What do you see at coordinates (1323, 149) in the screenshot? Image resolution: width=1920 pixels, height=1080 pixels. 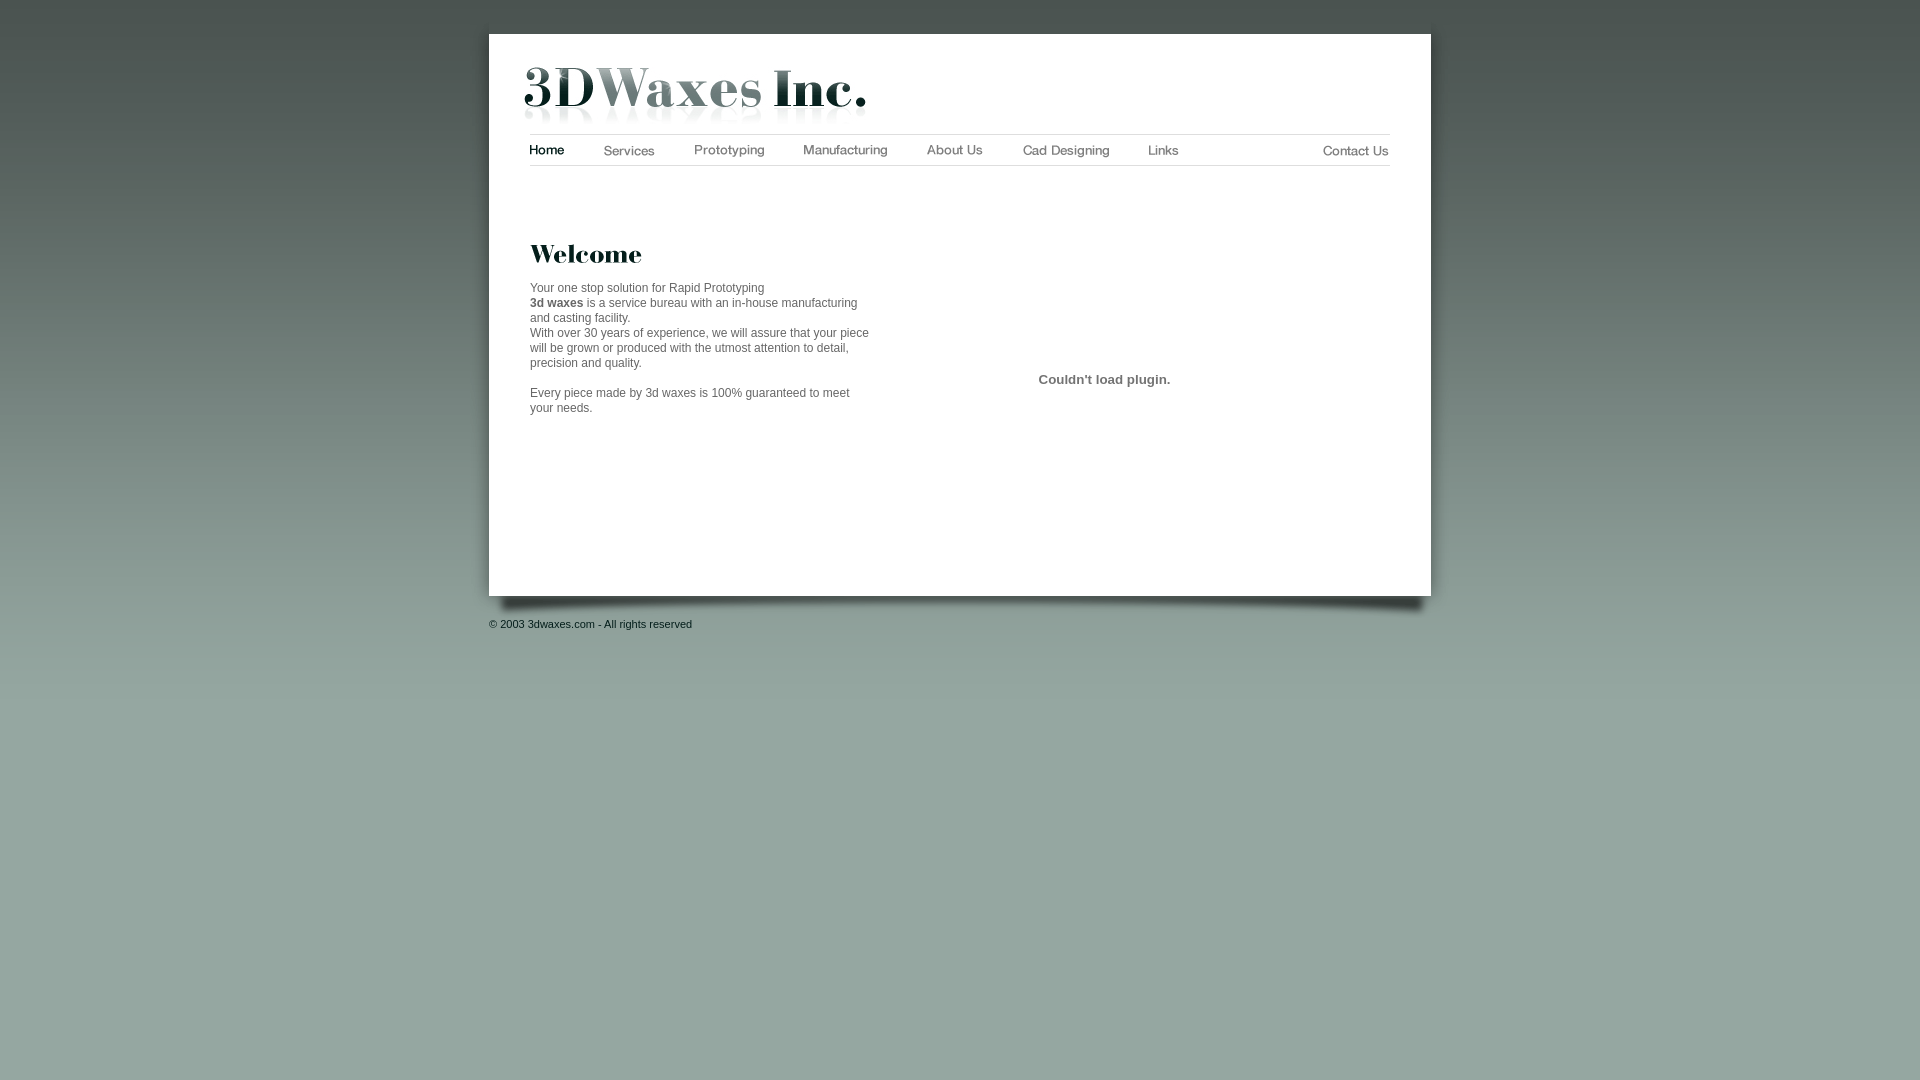 I see `'Contact Us'` at bounding box center [1323, 149].